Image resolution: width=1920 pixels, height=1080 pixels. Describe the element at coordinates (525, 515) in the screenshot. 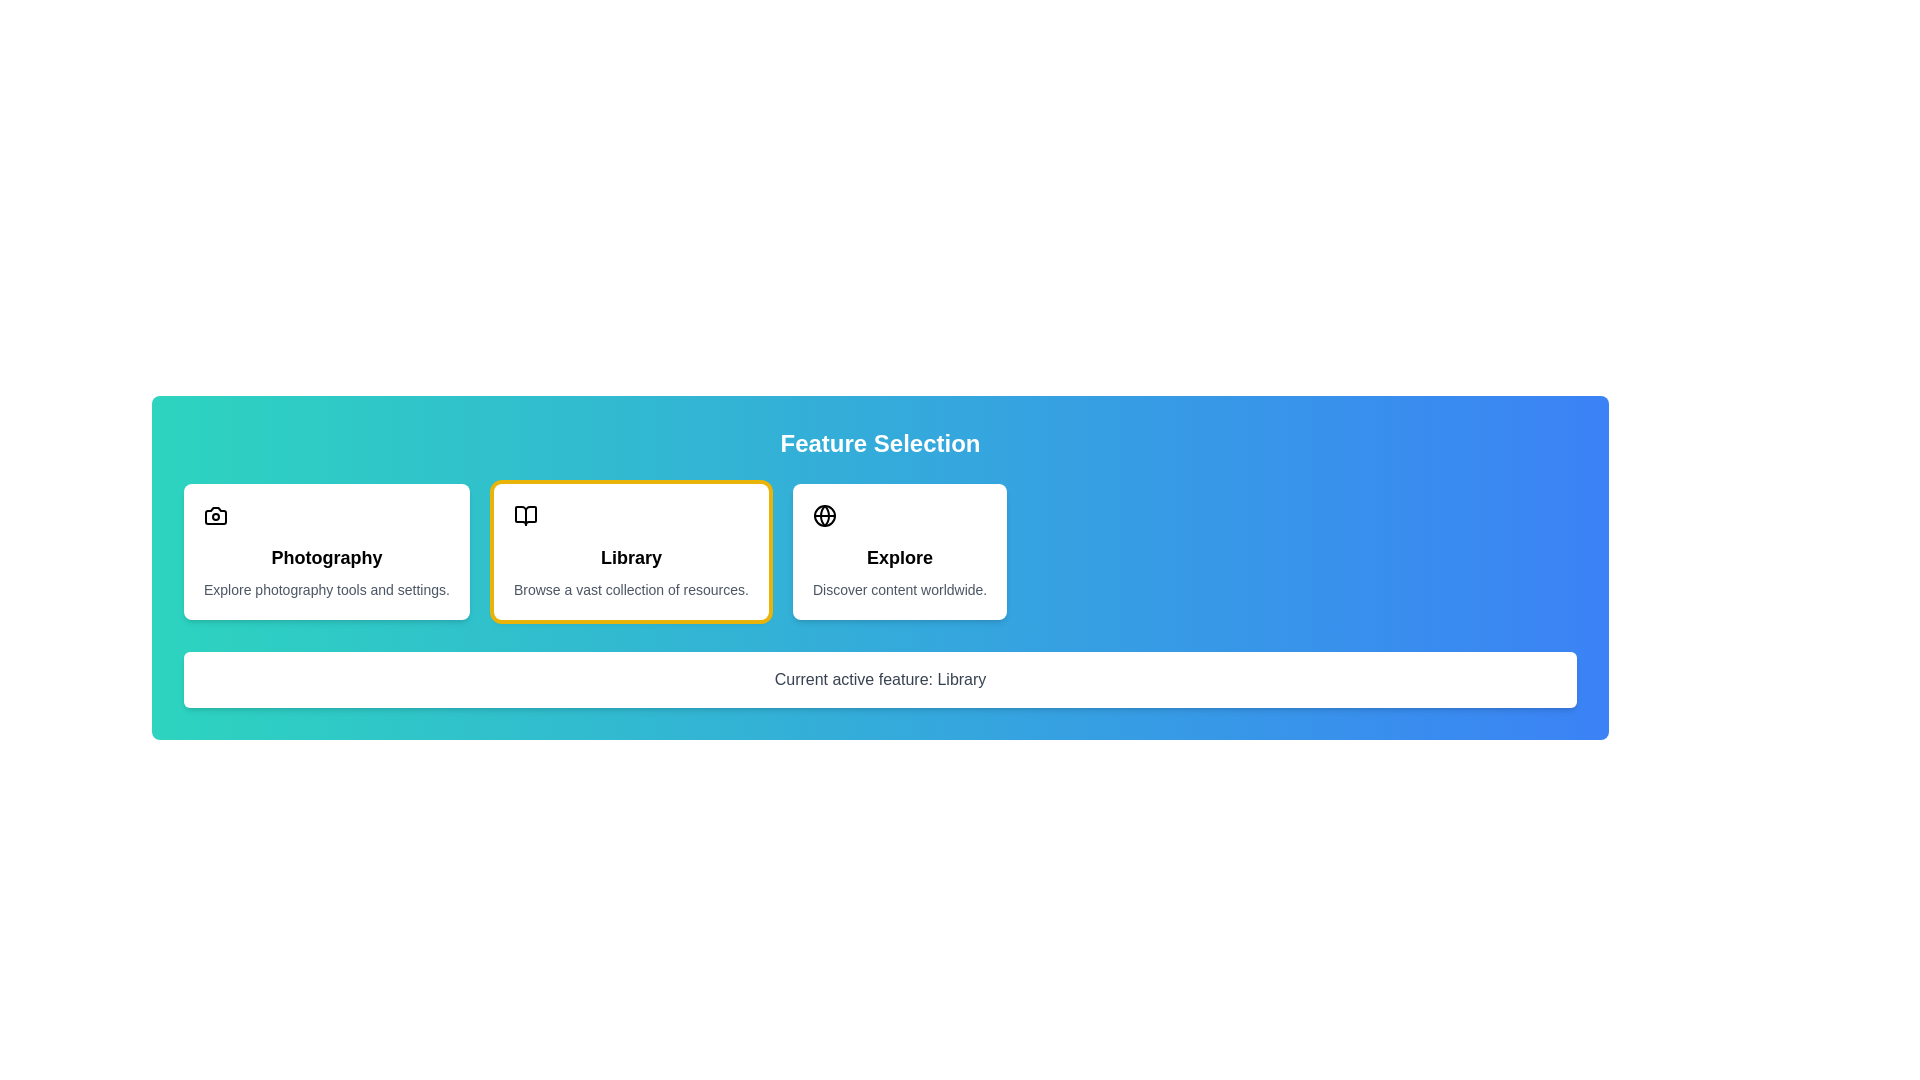

I see `the stylized open book icon located within the 'Library' card, which has a yellow border and is positioned between the 'Photography' and 'Explore' cards` at that location.